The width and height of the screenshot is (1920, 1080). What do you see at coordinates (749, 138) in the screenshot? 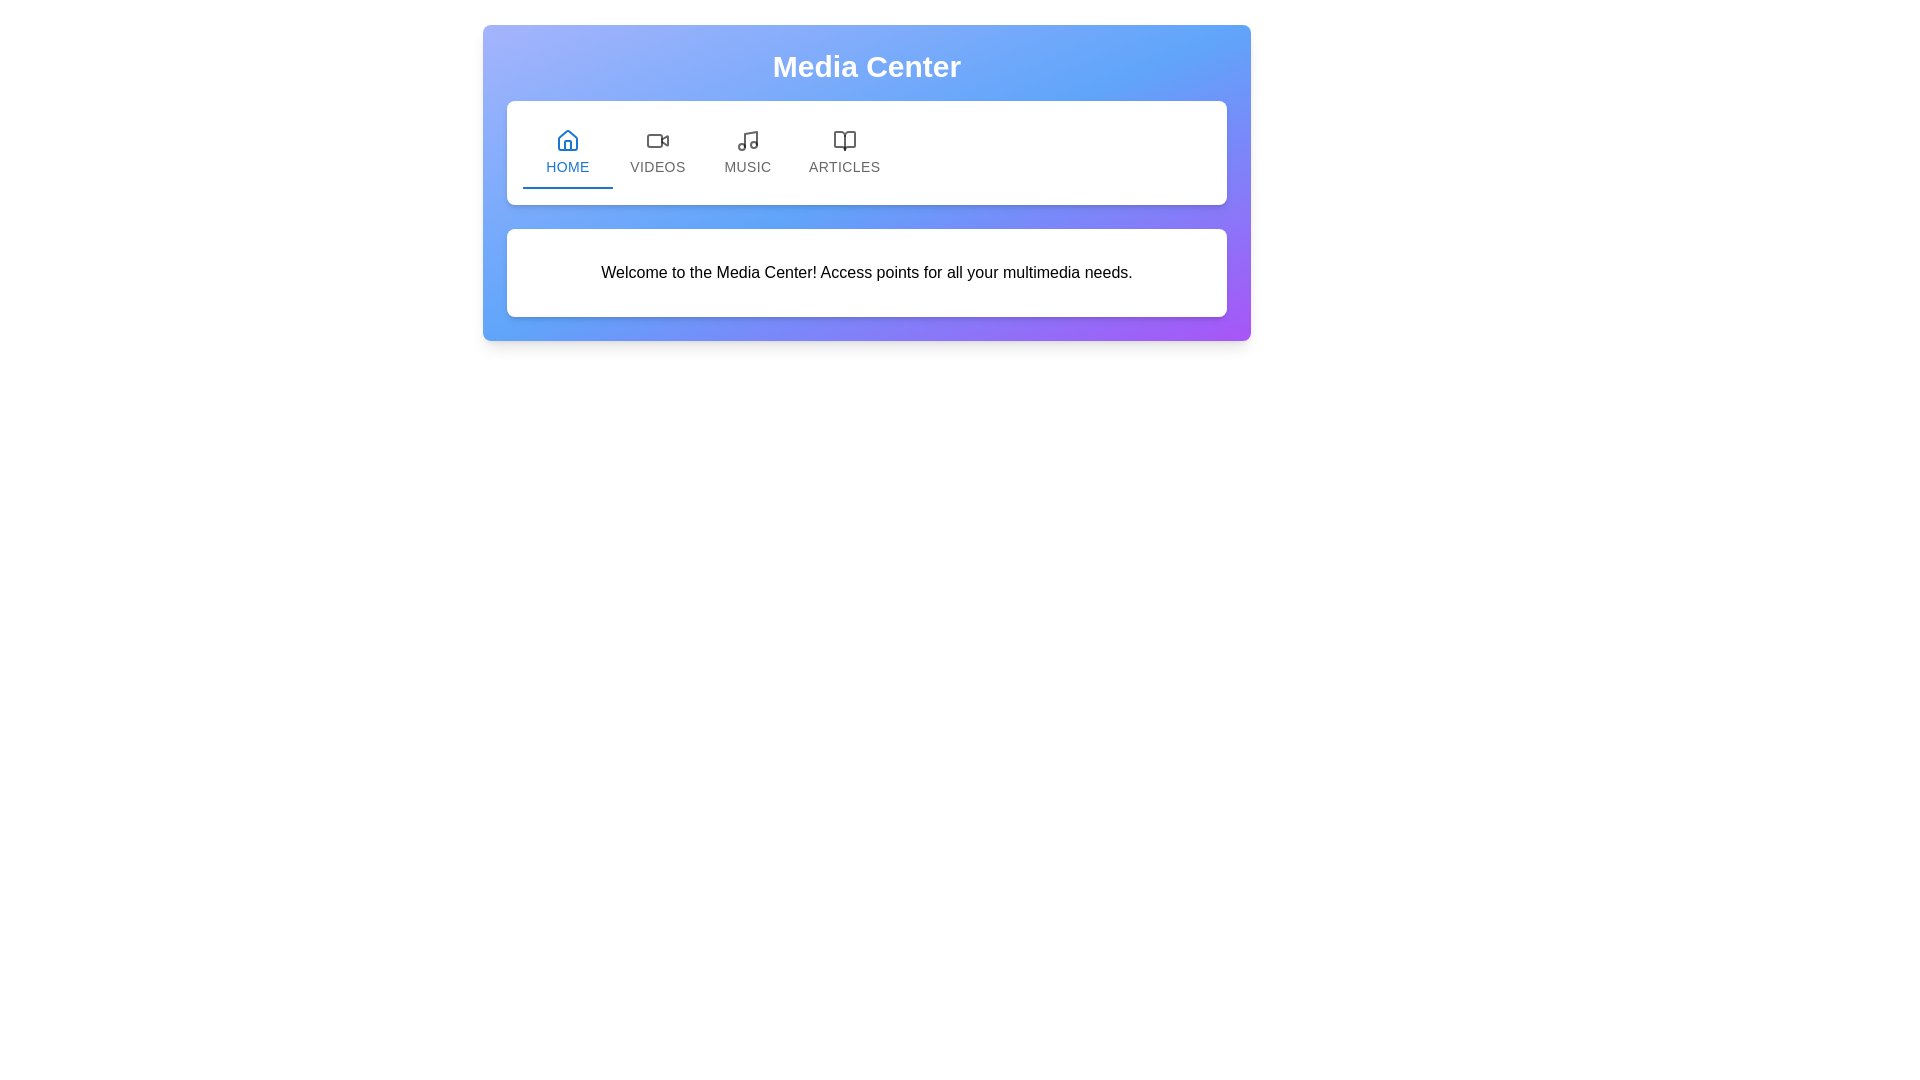
I see `the music note graphic icon which represents the music section in the Media Center, located below the 'MUSIC' text label` at bounding box center [749, 138].